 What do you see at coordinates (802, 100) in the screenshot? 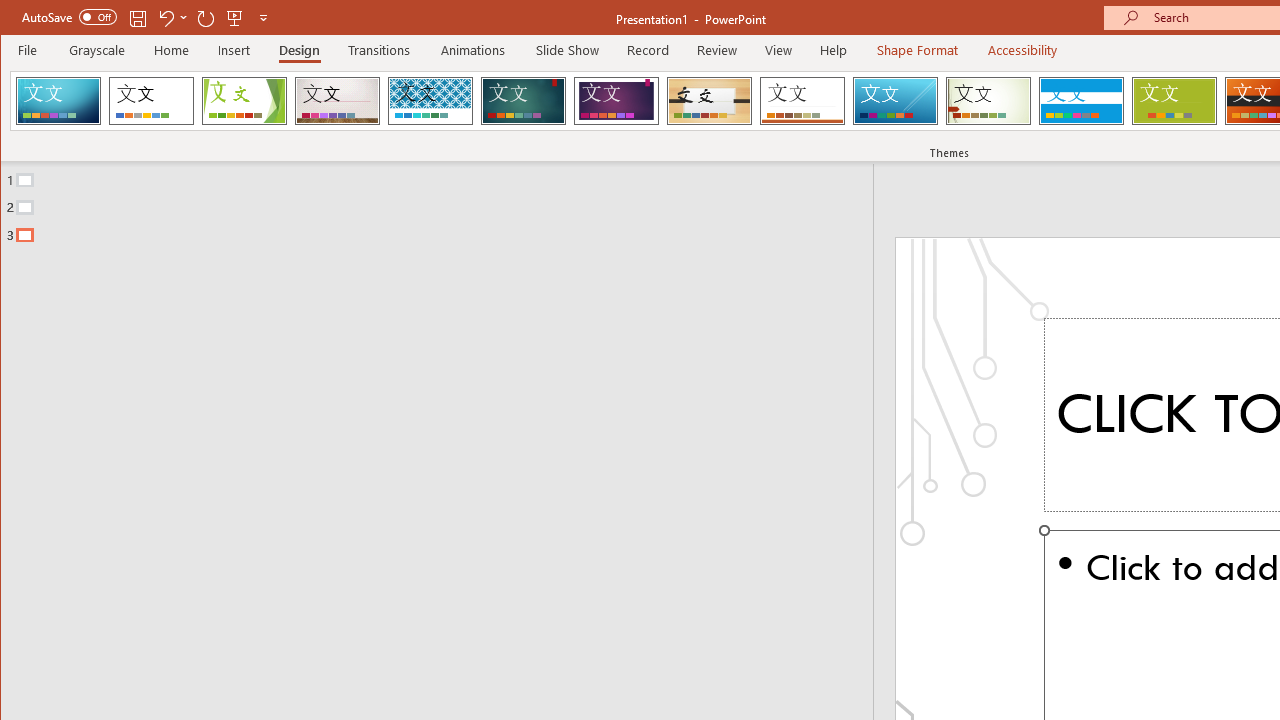
I see `'Retrospect'` at bounding box center [802, 100].